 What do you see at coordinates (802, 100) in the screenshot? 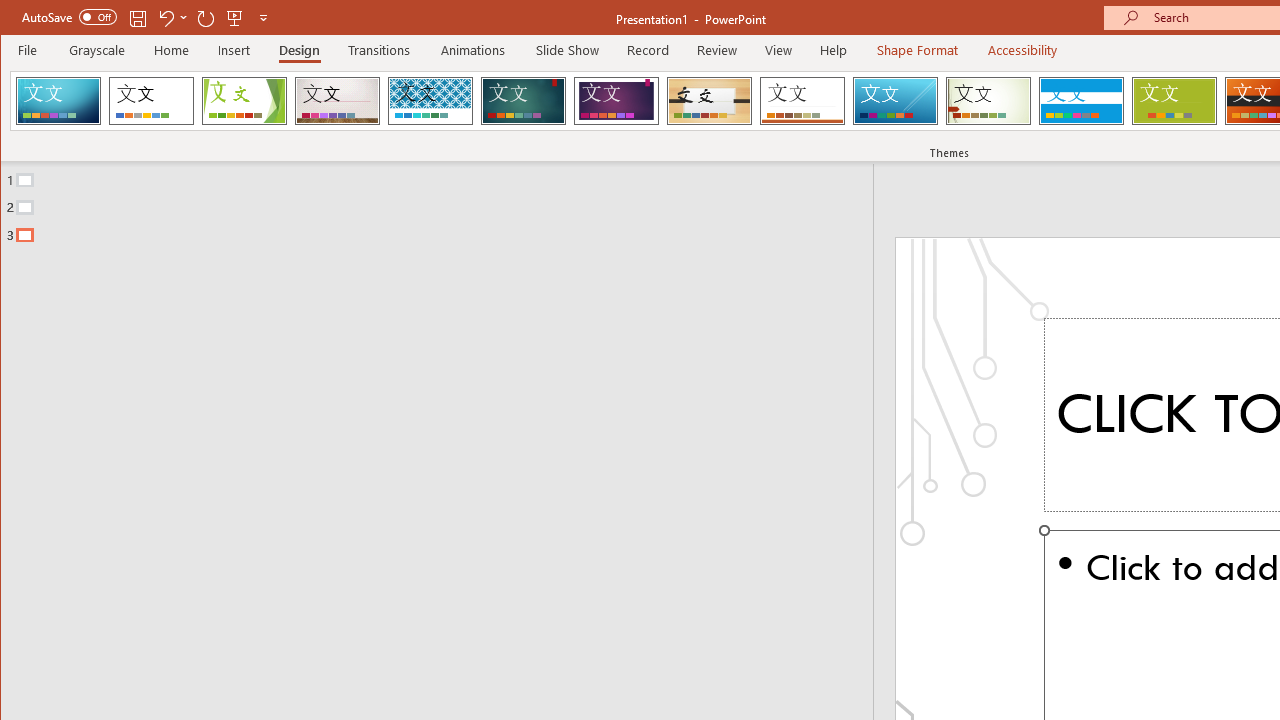
I see `'Retrospect'` at bounding box center [802, 100].